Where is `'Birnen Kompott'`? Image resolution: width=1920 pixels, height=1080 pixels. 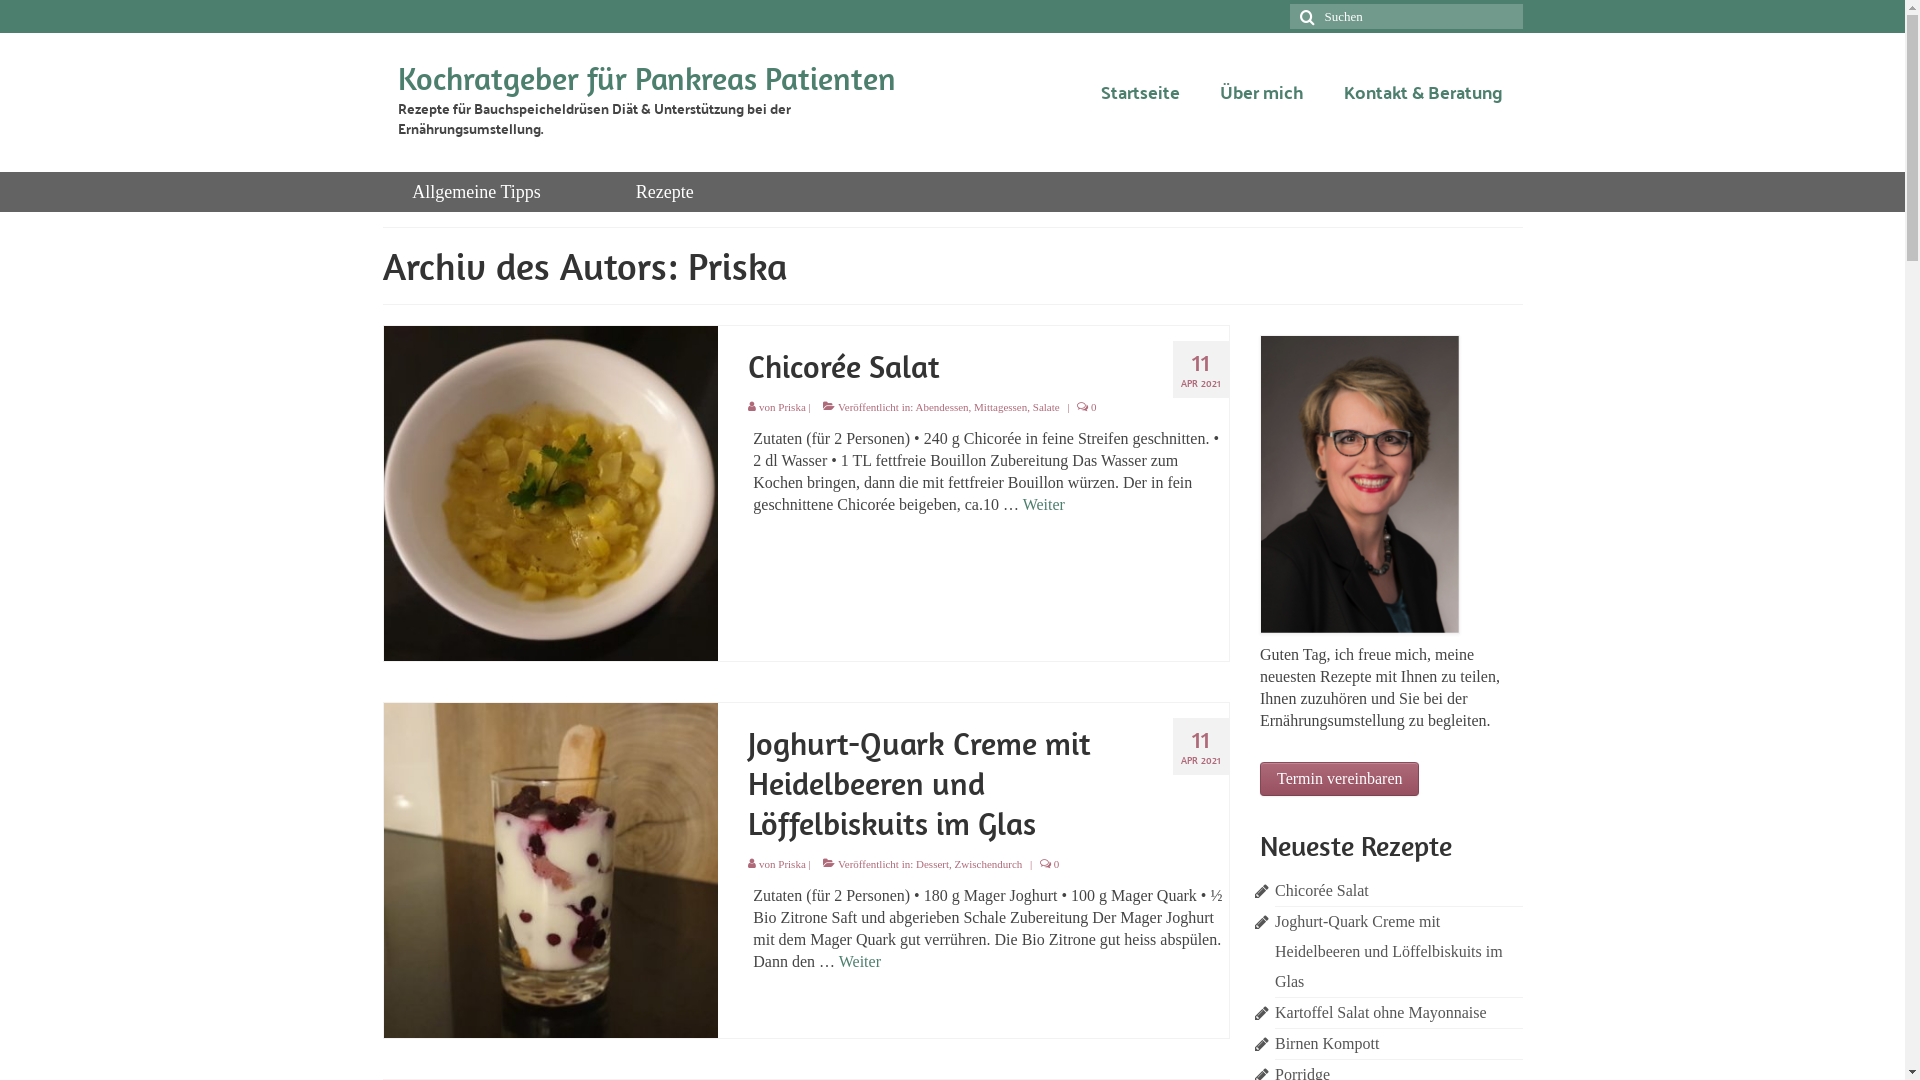 'Birnen Kompott' is located at coordinates (1326, 1042).